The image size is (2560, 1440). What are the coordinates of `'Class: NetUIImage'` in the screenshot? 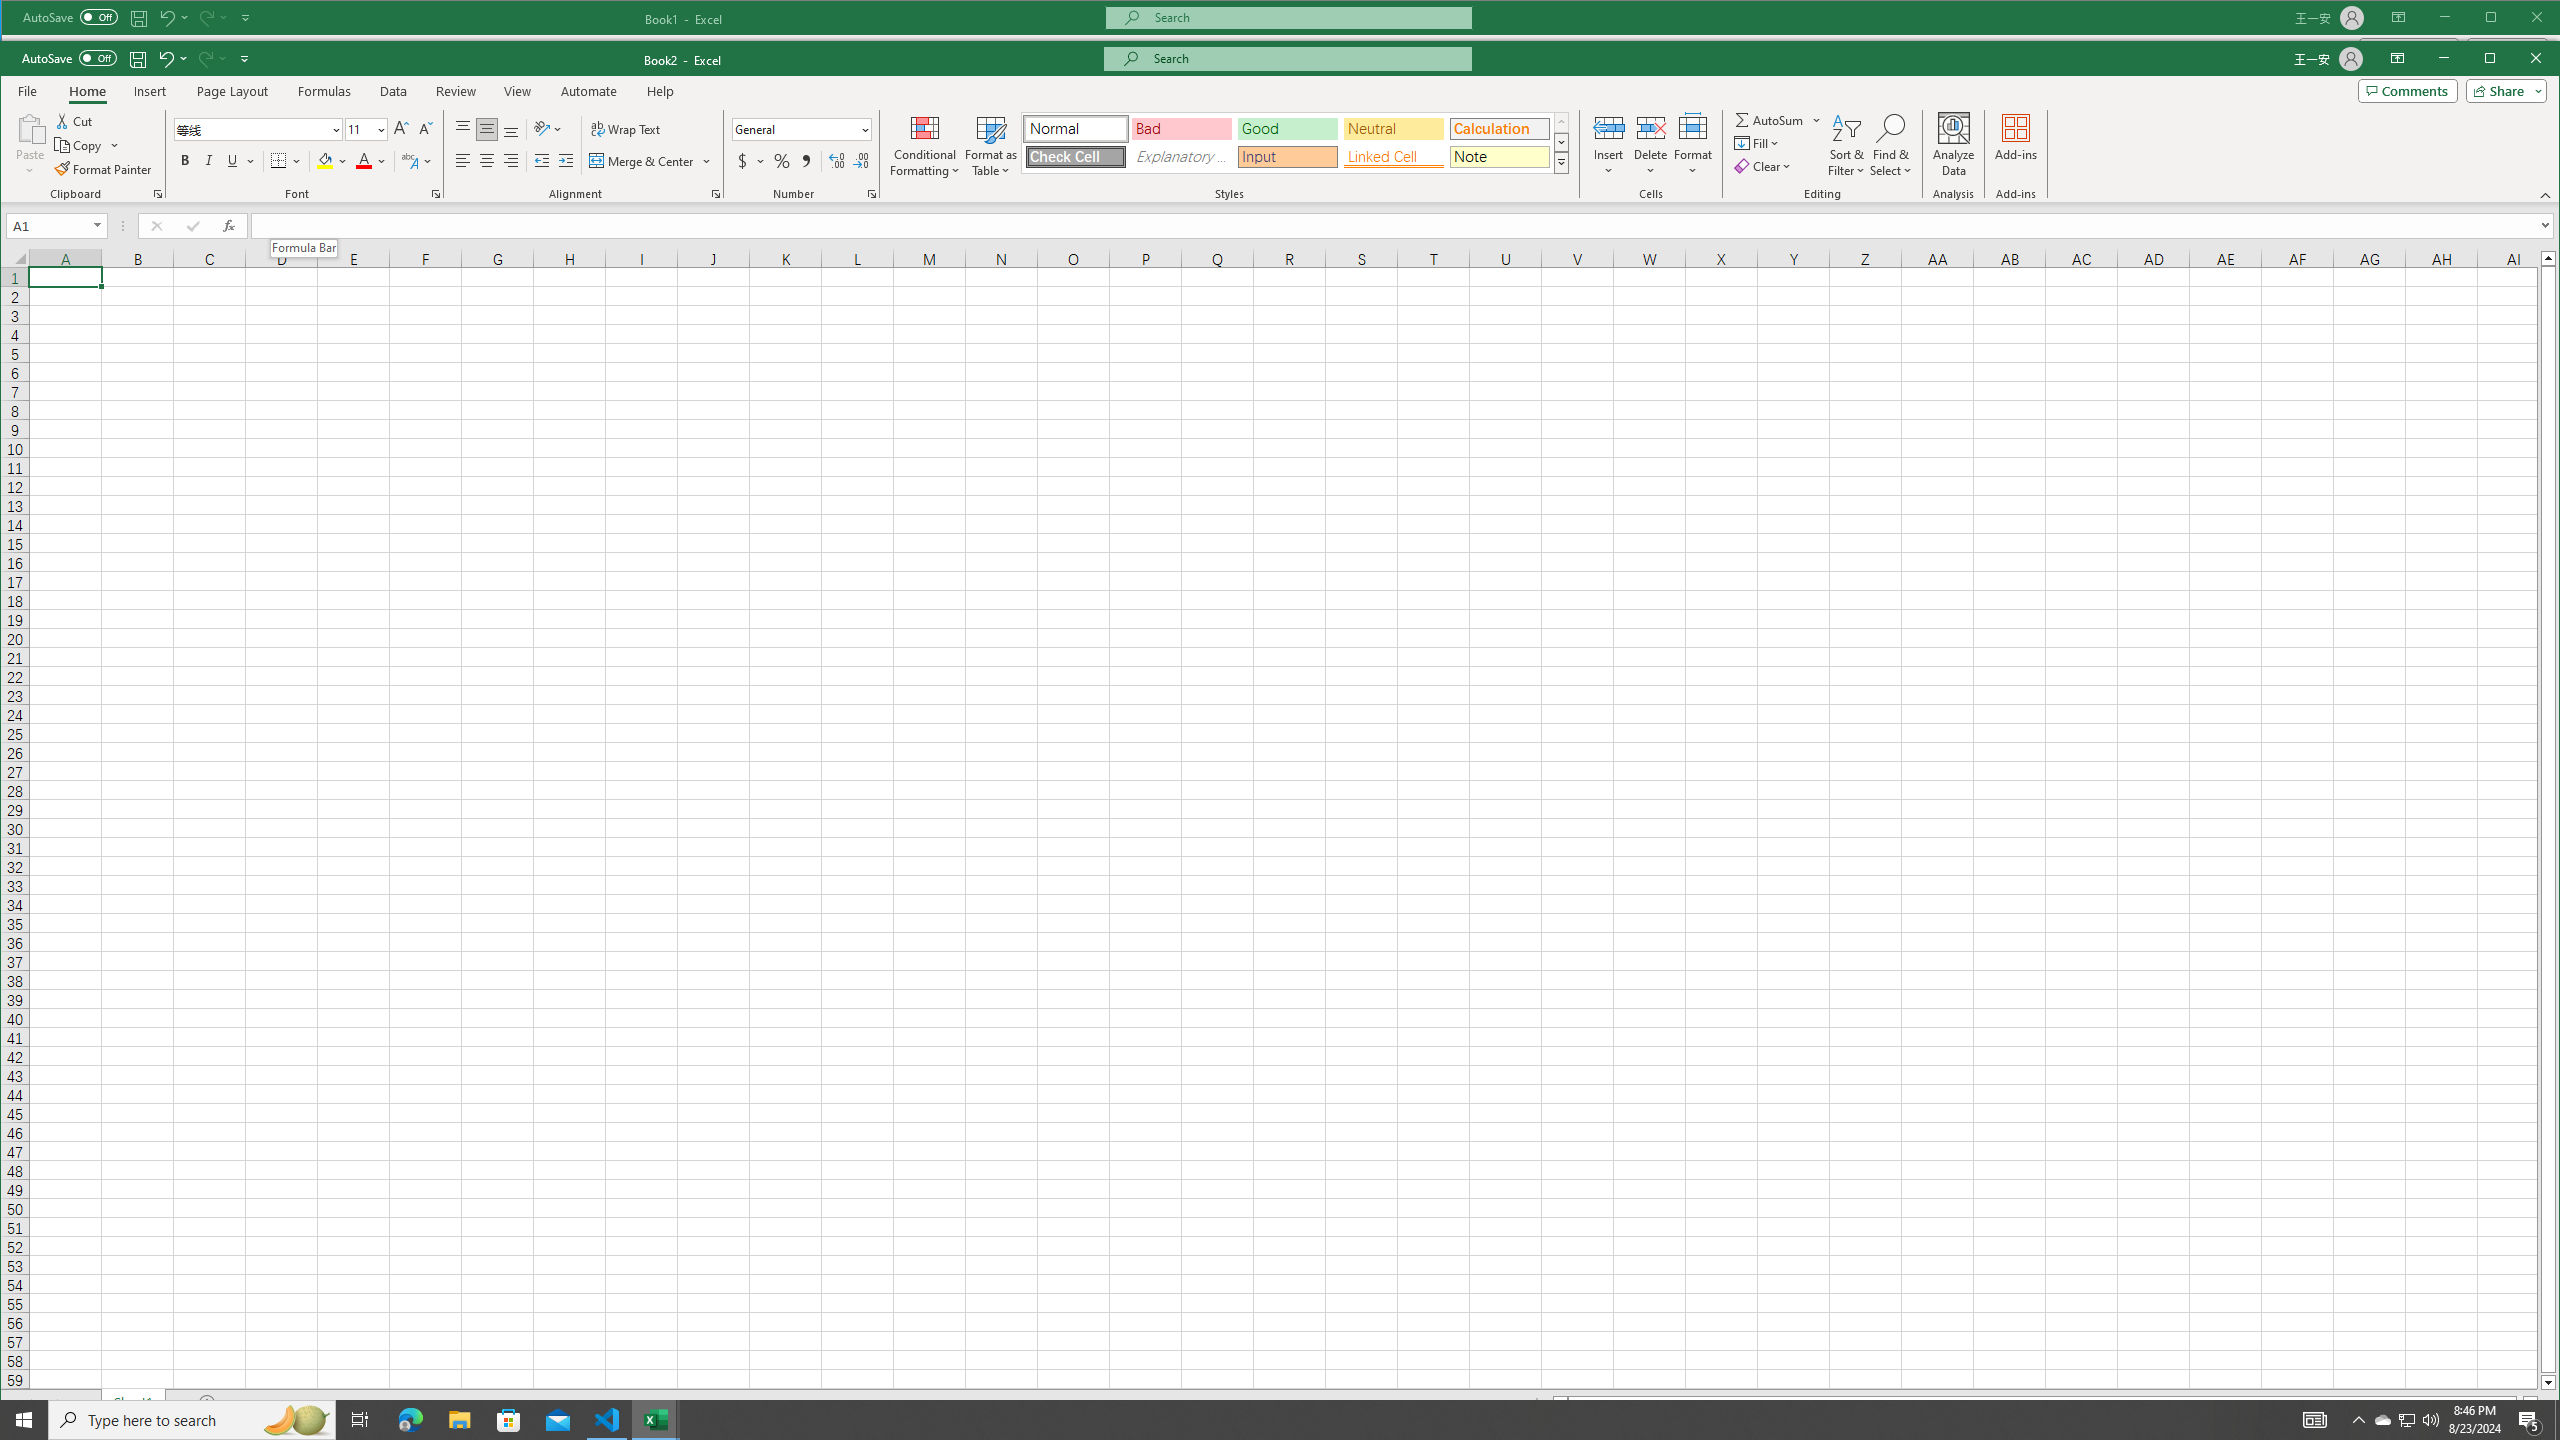 It's located at (1561, 161).